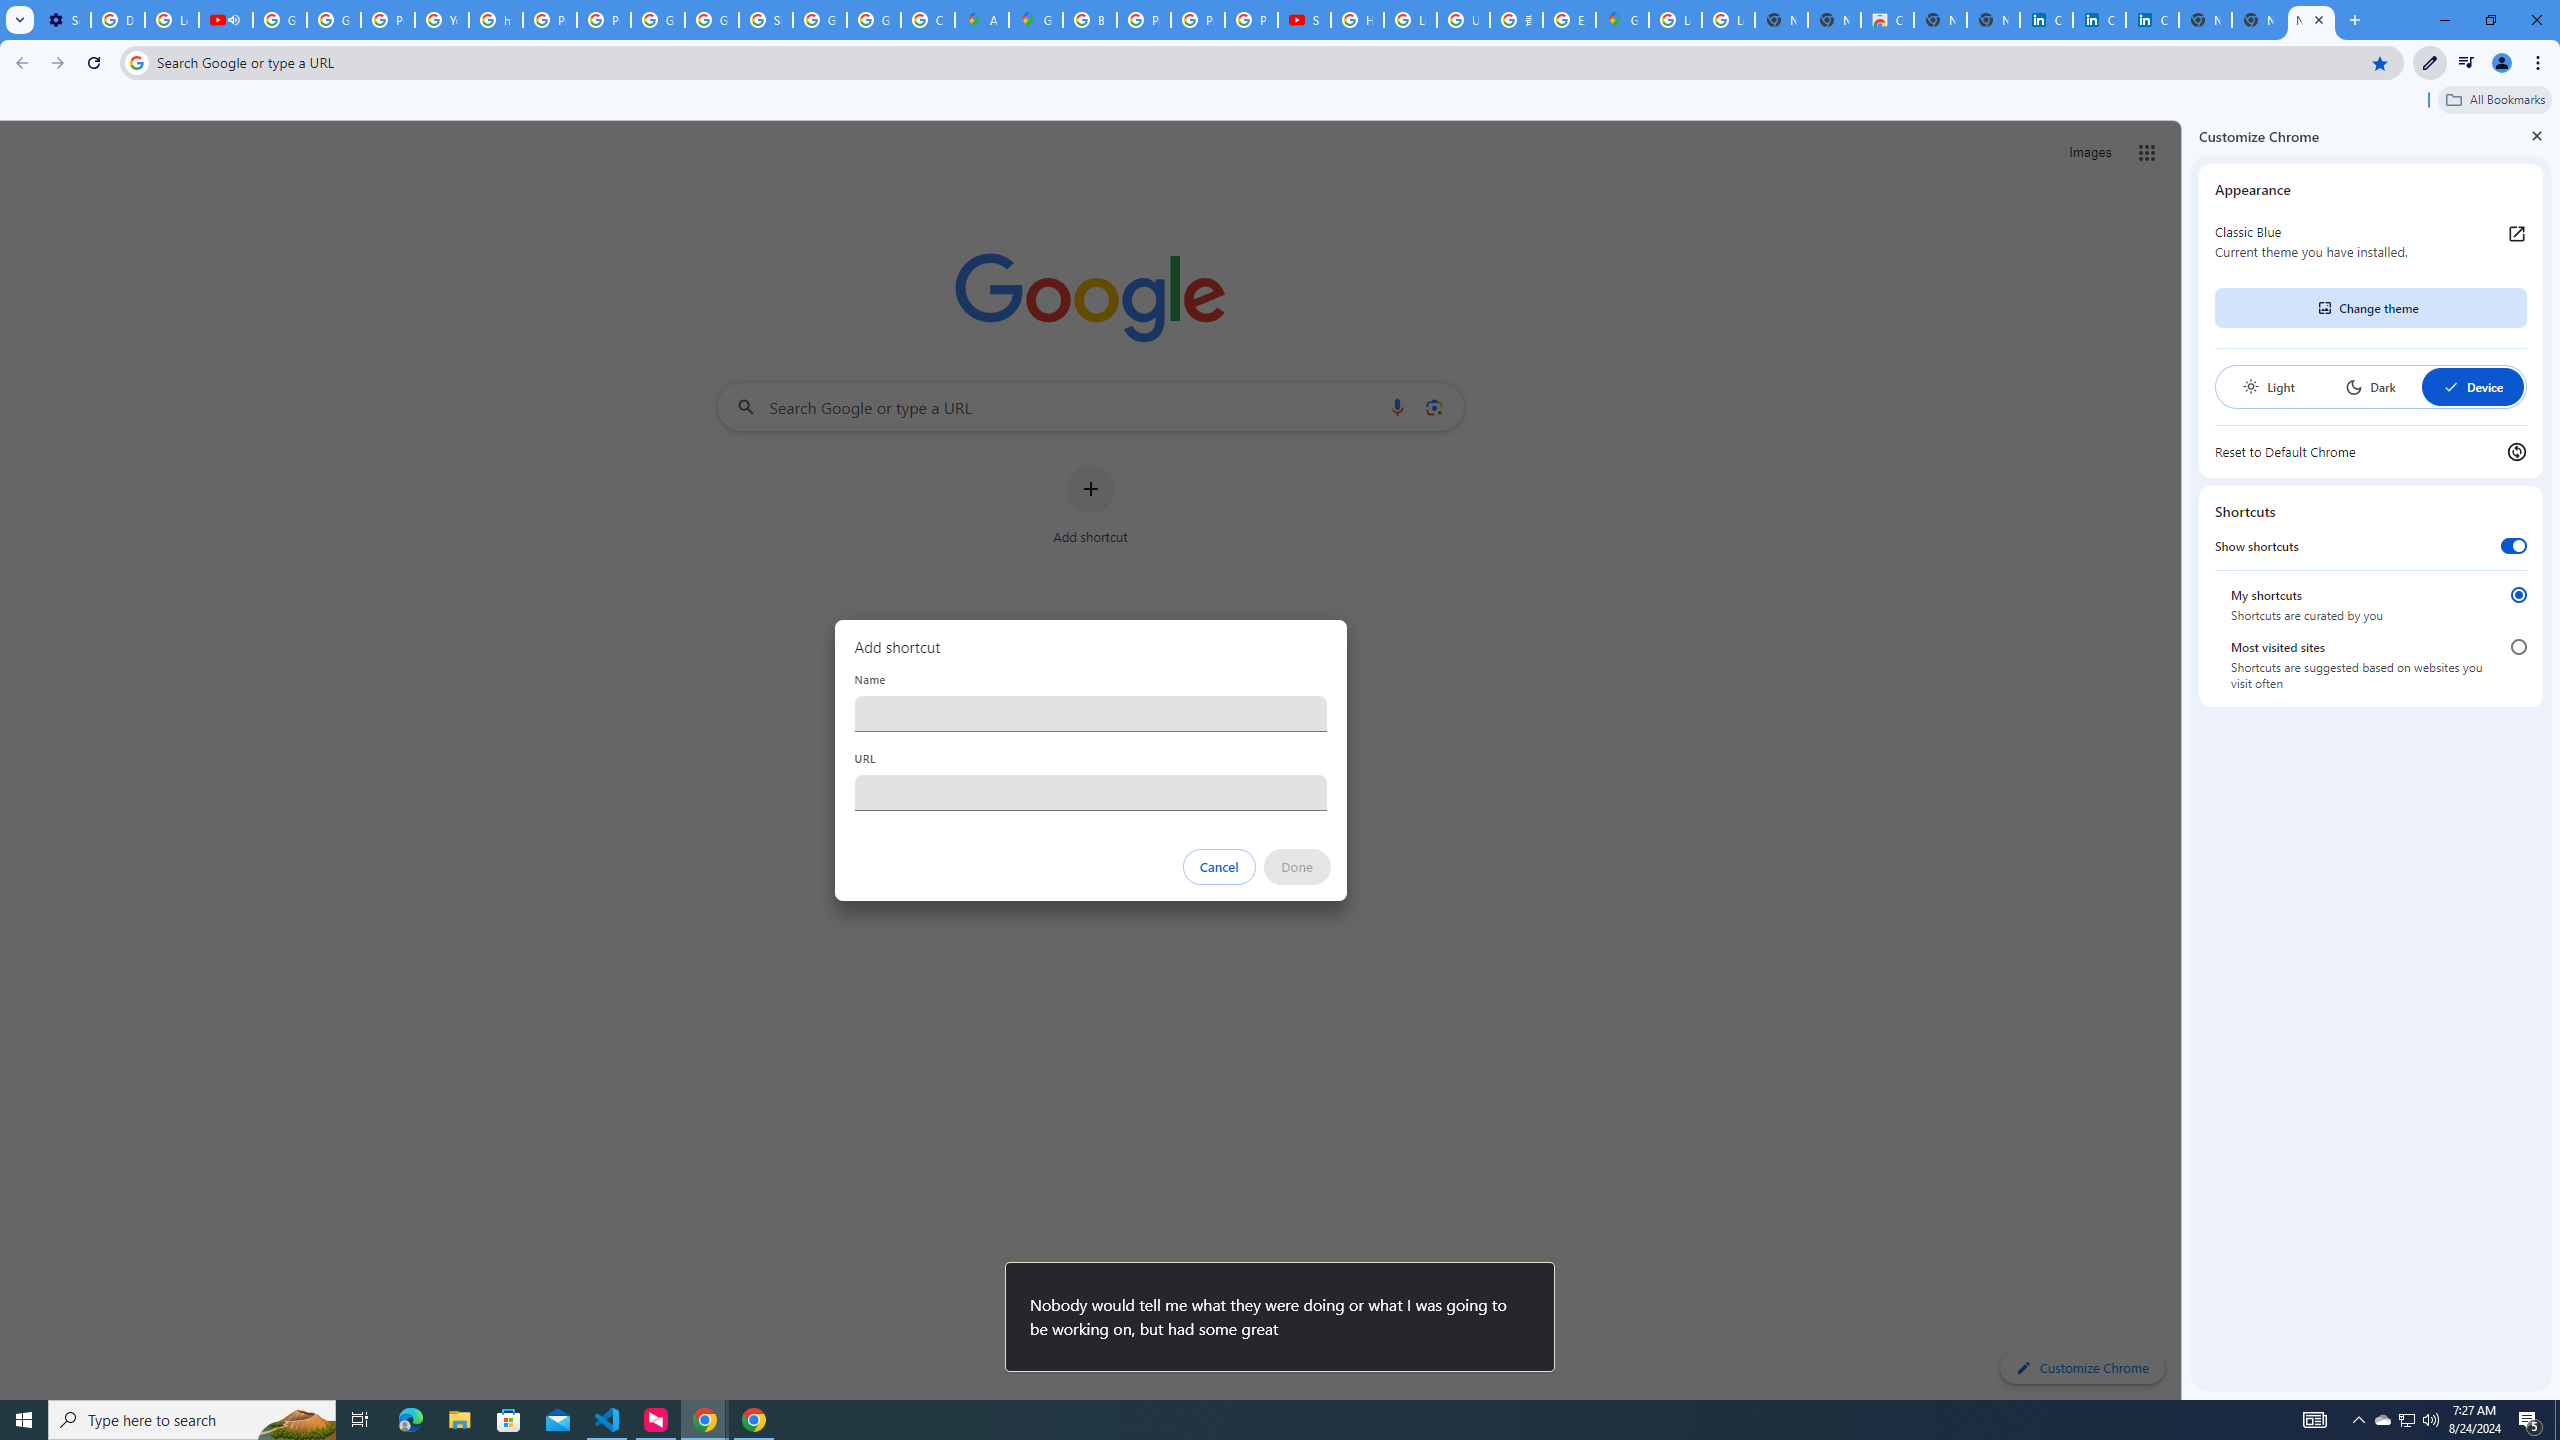 The height and width of the screenshot is (1440, 2560). Describe the element at coordinates (765, 19) in the screenshot. I see `'Sign in - Google Accounts'` at that location.